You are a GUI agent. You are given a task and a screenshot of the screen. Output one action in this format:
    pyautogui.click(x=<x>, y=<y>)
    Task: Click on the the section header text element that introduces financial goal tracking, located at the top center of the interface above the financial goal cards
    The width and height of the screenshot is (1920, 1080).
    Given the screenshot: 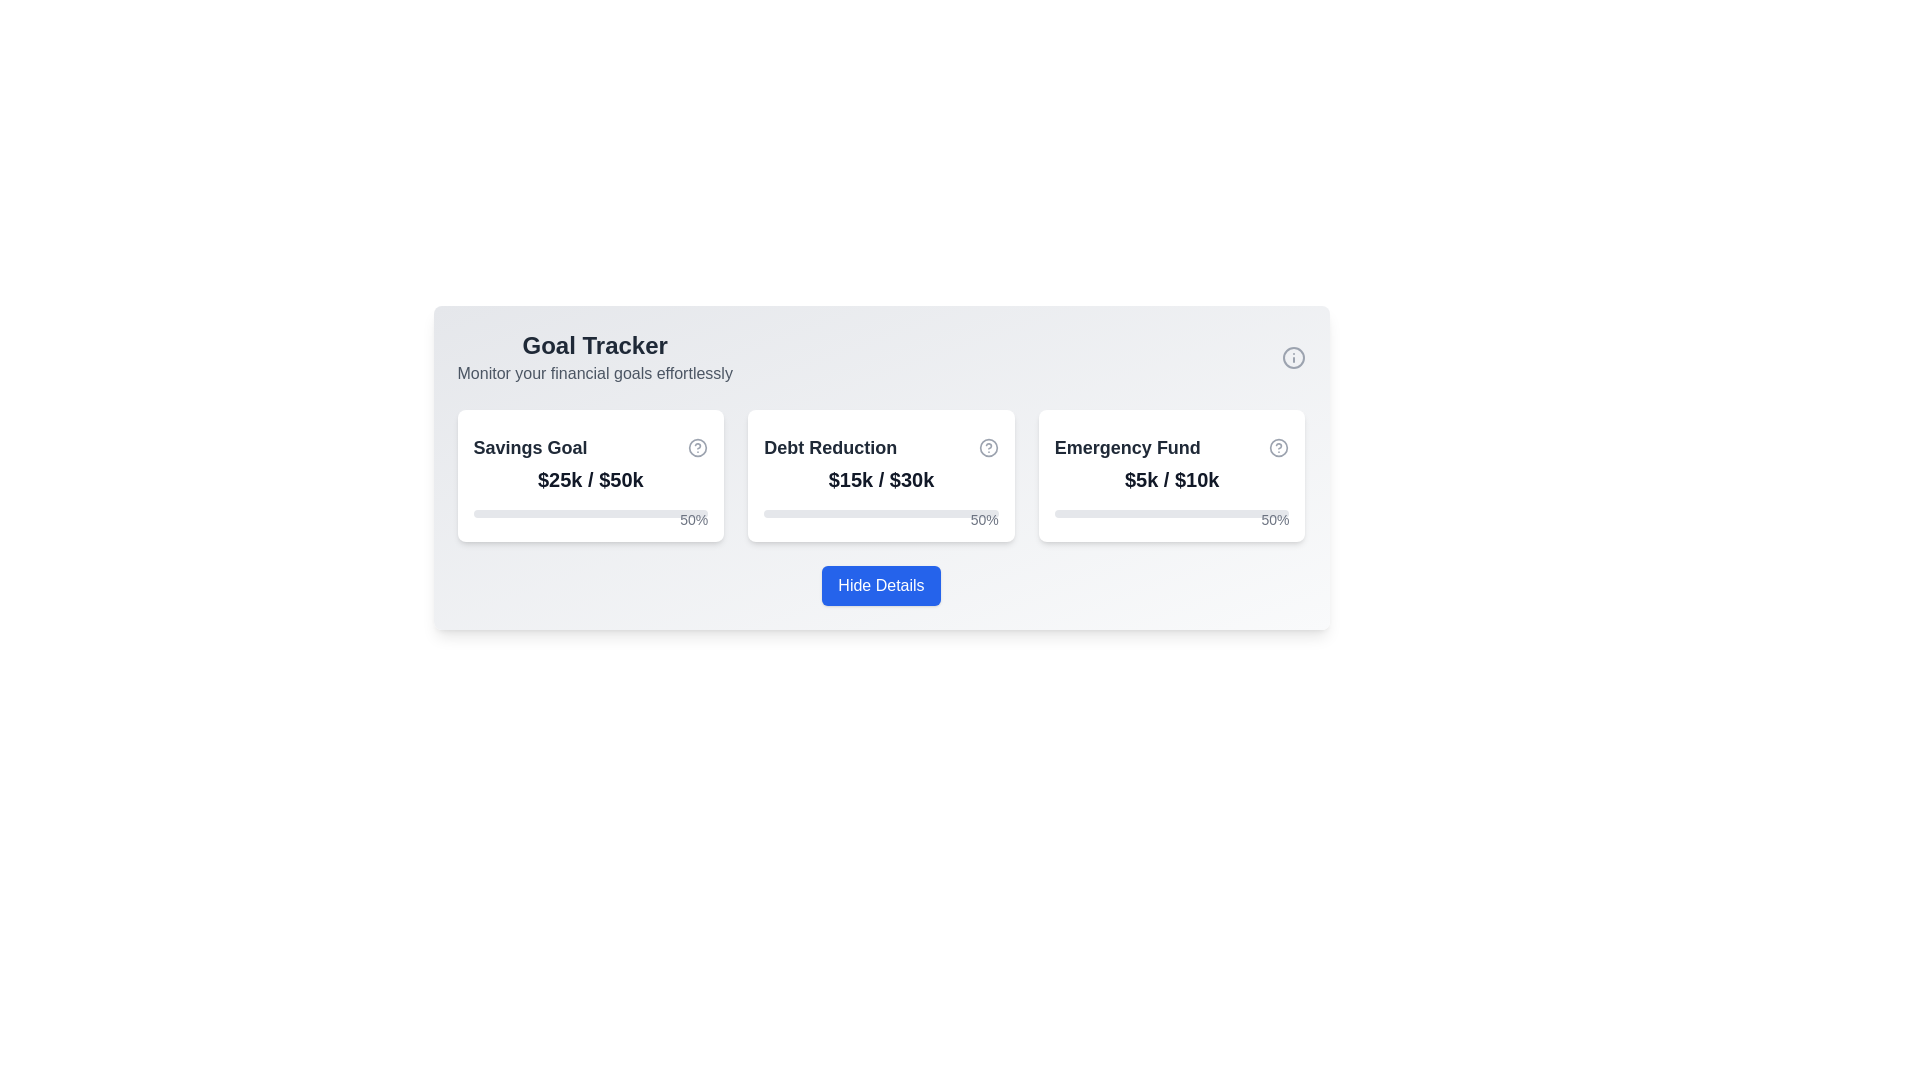 What is the action you would take?
    pyautogui.click(x=594, y=357)
    